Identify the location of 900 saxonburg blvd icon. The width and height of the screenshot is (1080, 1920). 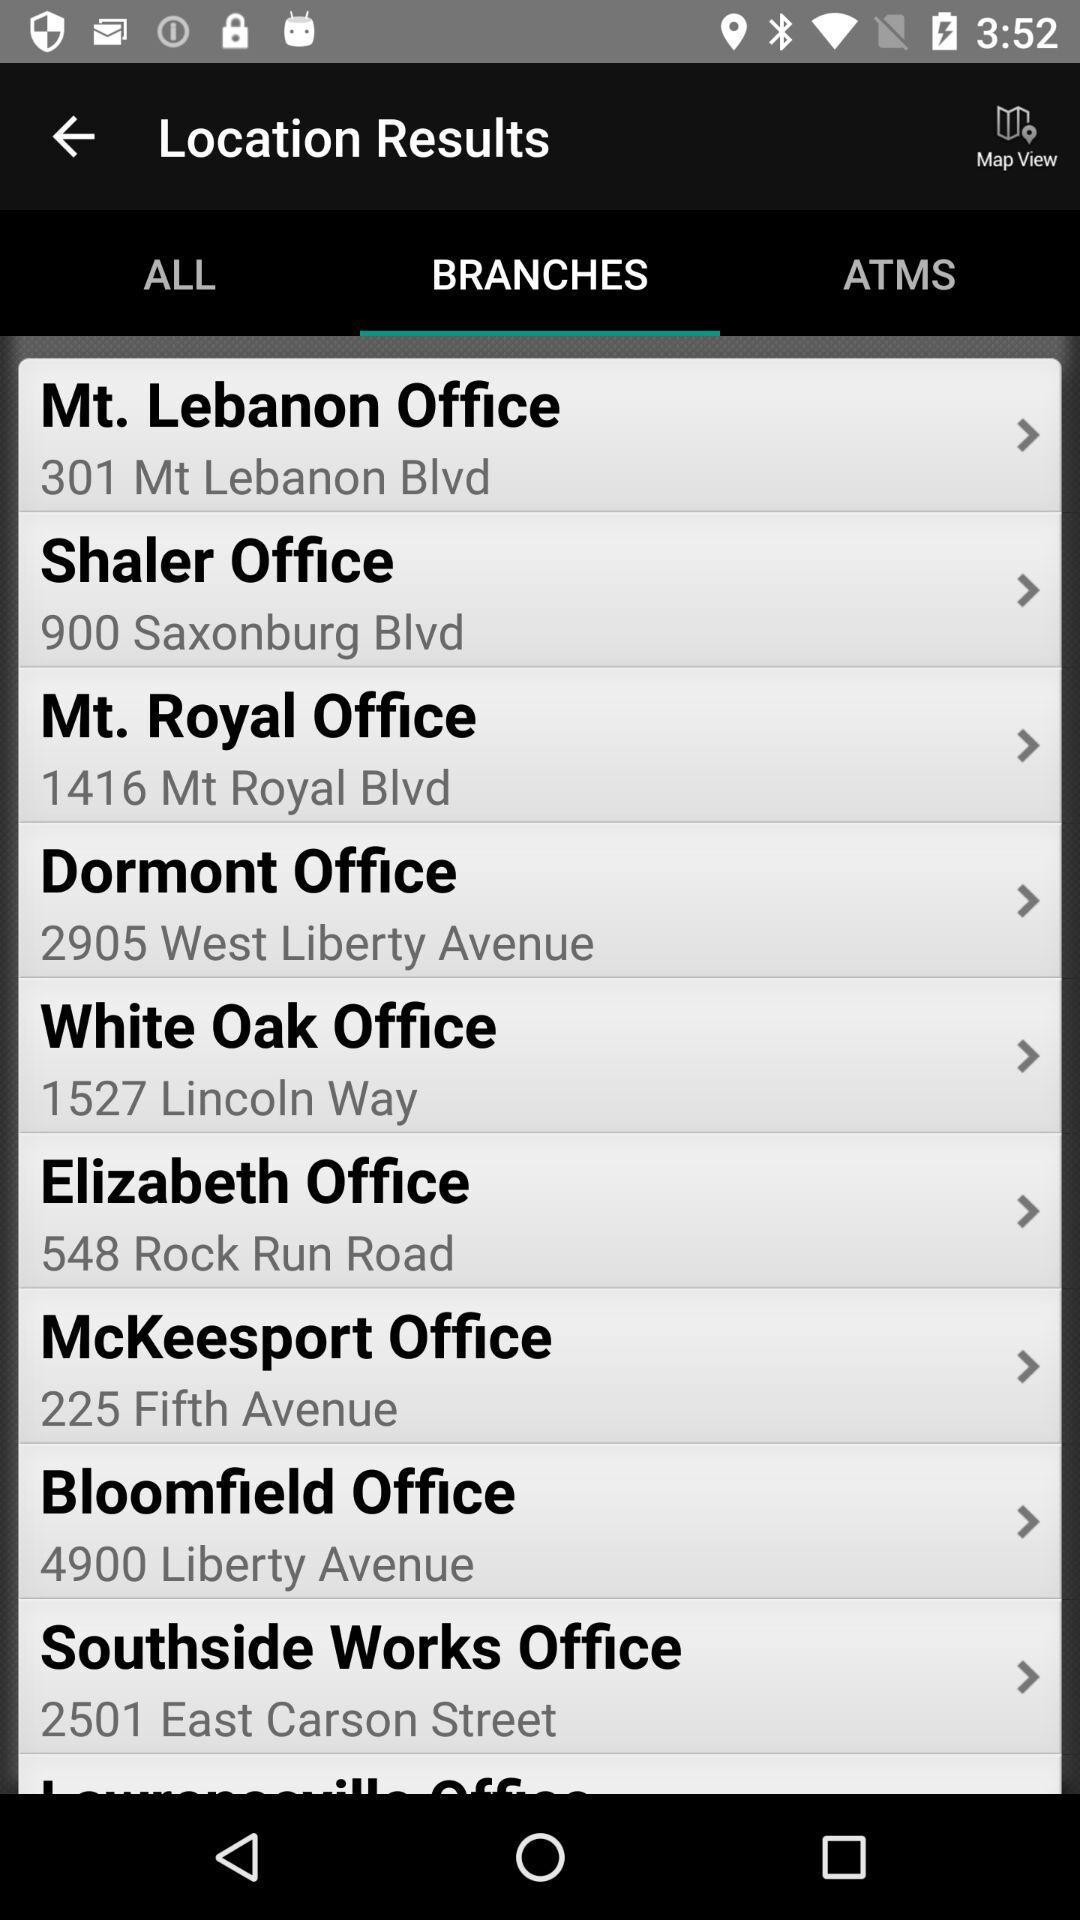
(513, 629).